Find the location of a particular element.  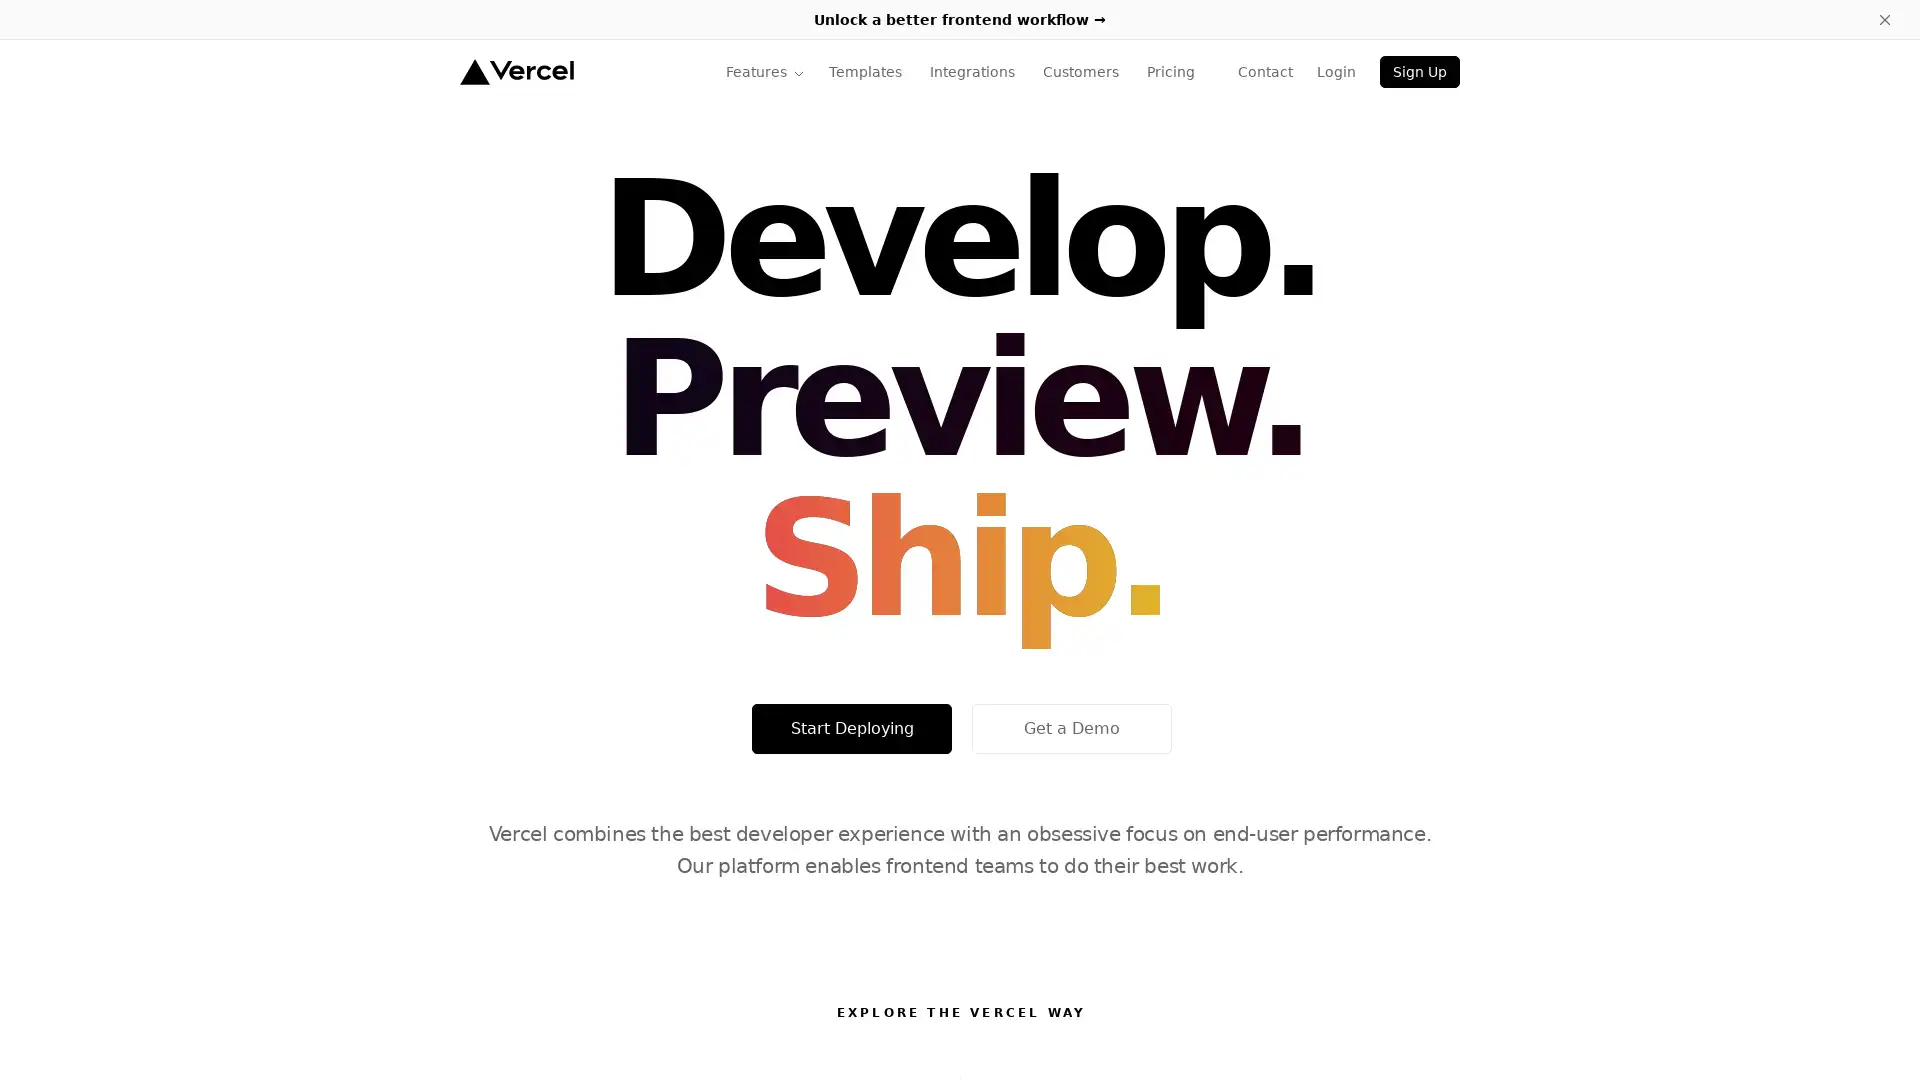

Hide banner is located at coordinates (1884, 19).